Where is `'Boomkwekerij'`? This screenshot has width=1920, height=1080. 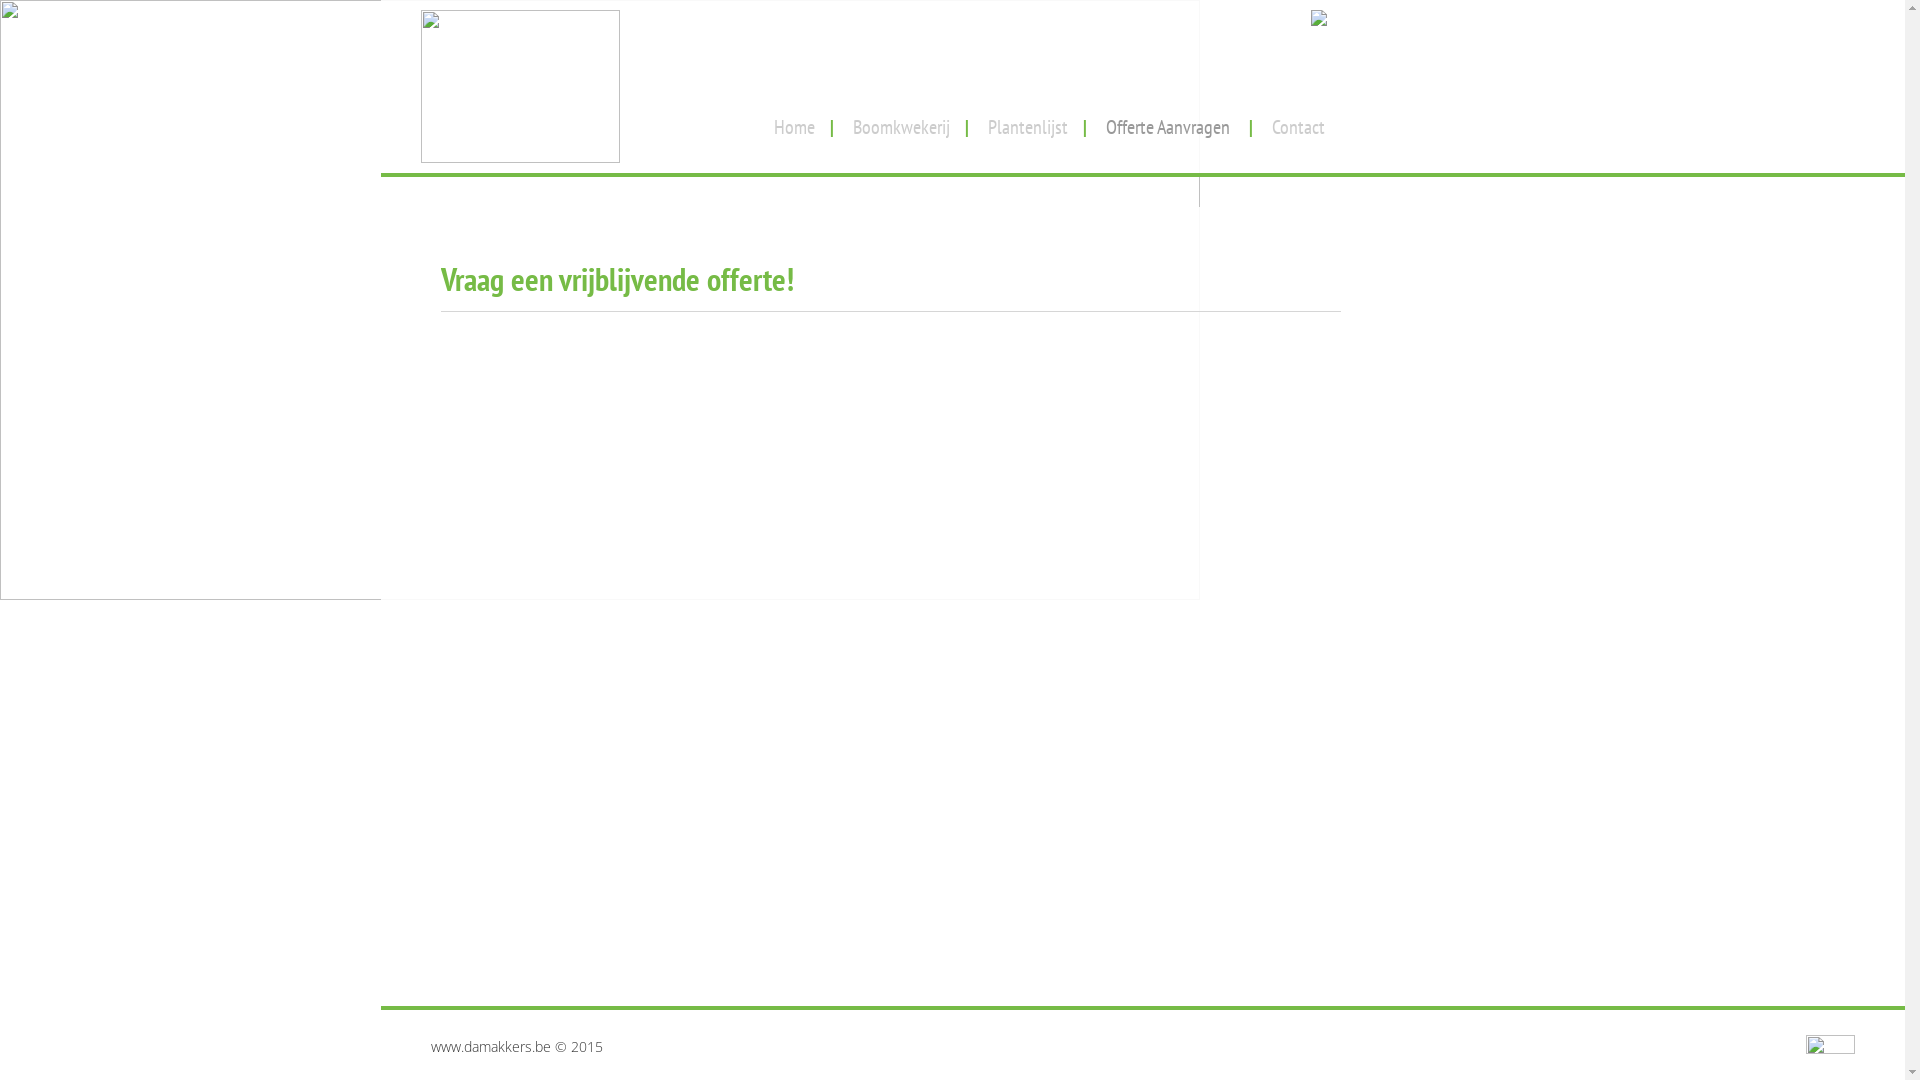 'Boomkwekerij' is located at coordinates (900, 119).